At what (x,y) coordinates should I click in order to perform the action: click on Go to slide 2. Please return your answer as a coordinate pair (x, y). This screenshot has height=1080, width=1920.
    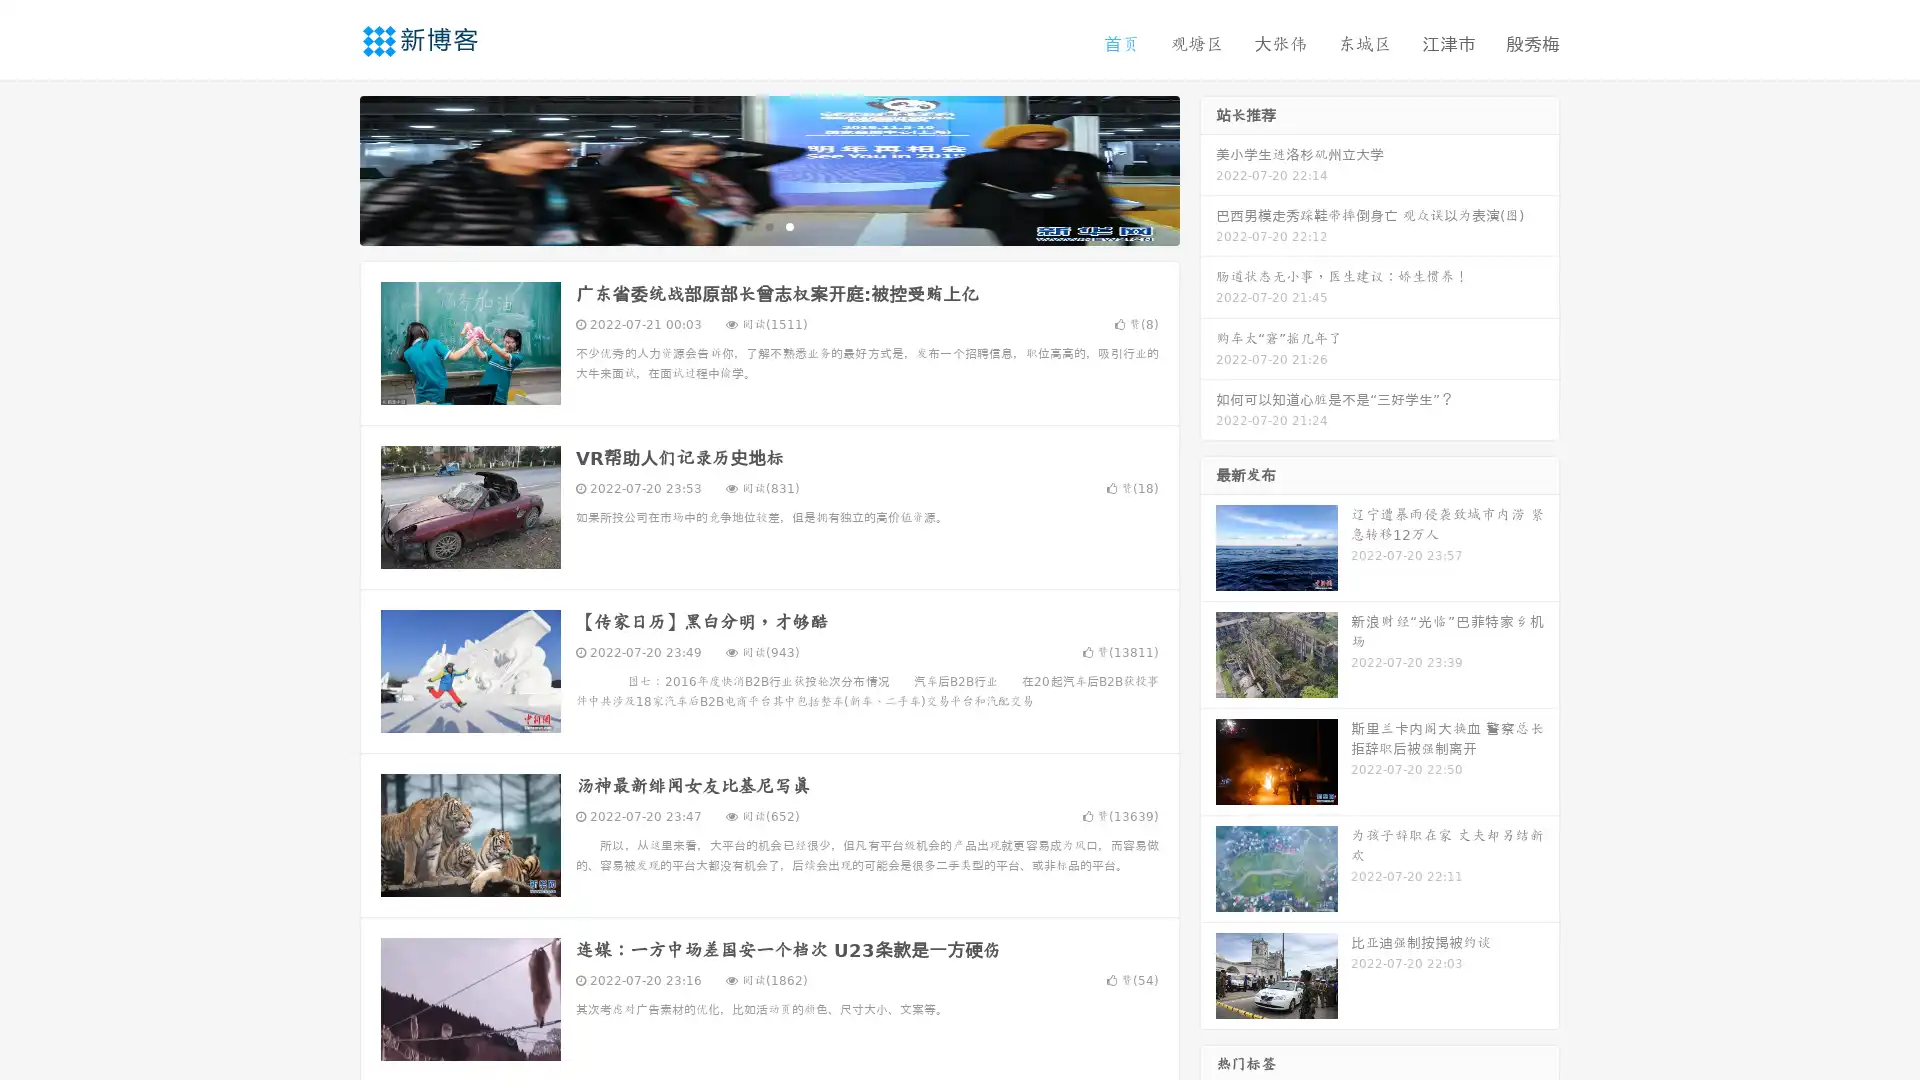
    Looking at the image, I should click on (768, 225).